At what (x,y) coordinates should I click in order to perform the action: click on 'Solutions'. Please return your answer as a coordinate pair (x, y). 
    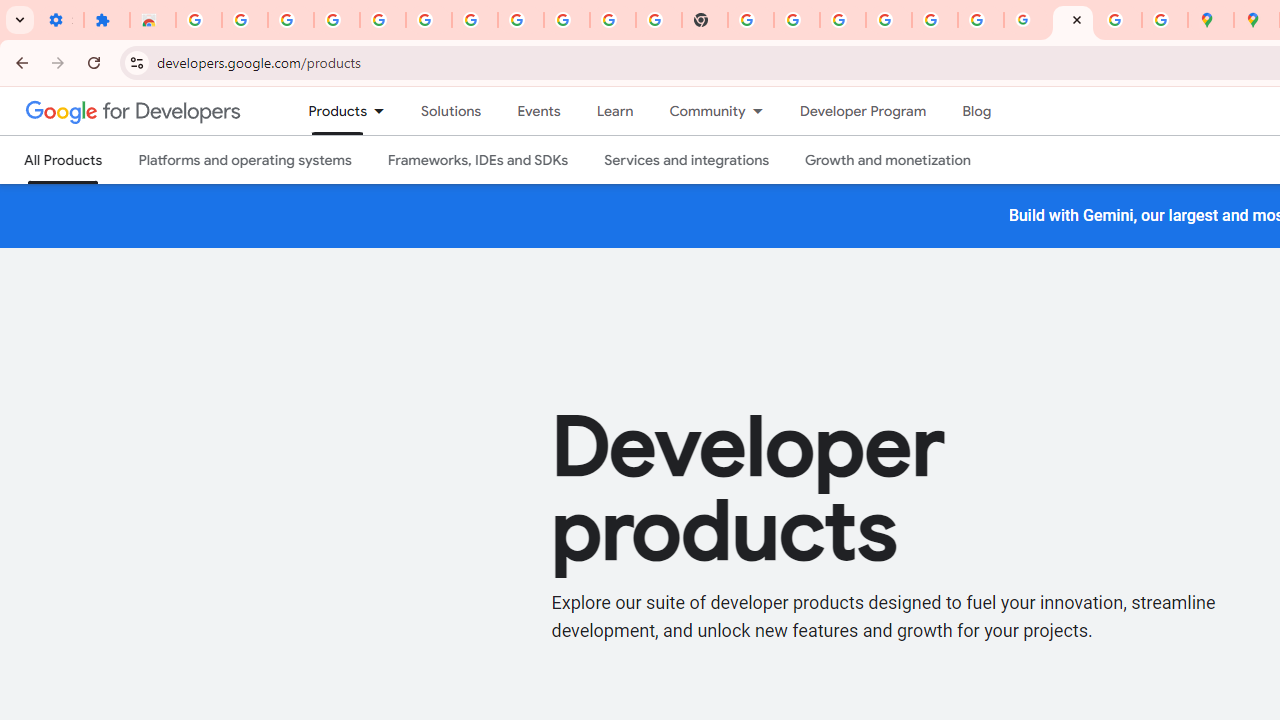
    Looking at the image, I should click on (450, 111).